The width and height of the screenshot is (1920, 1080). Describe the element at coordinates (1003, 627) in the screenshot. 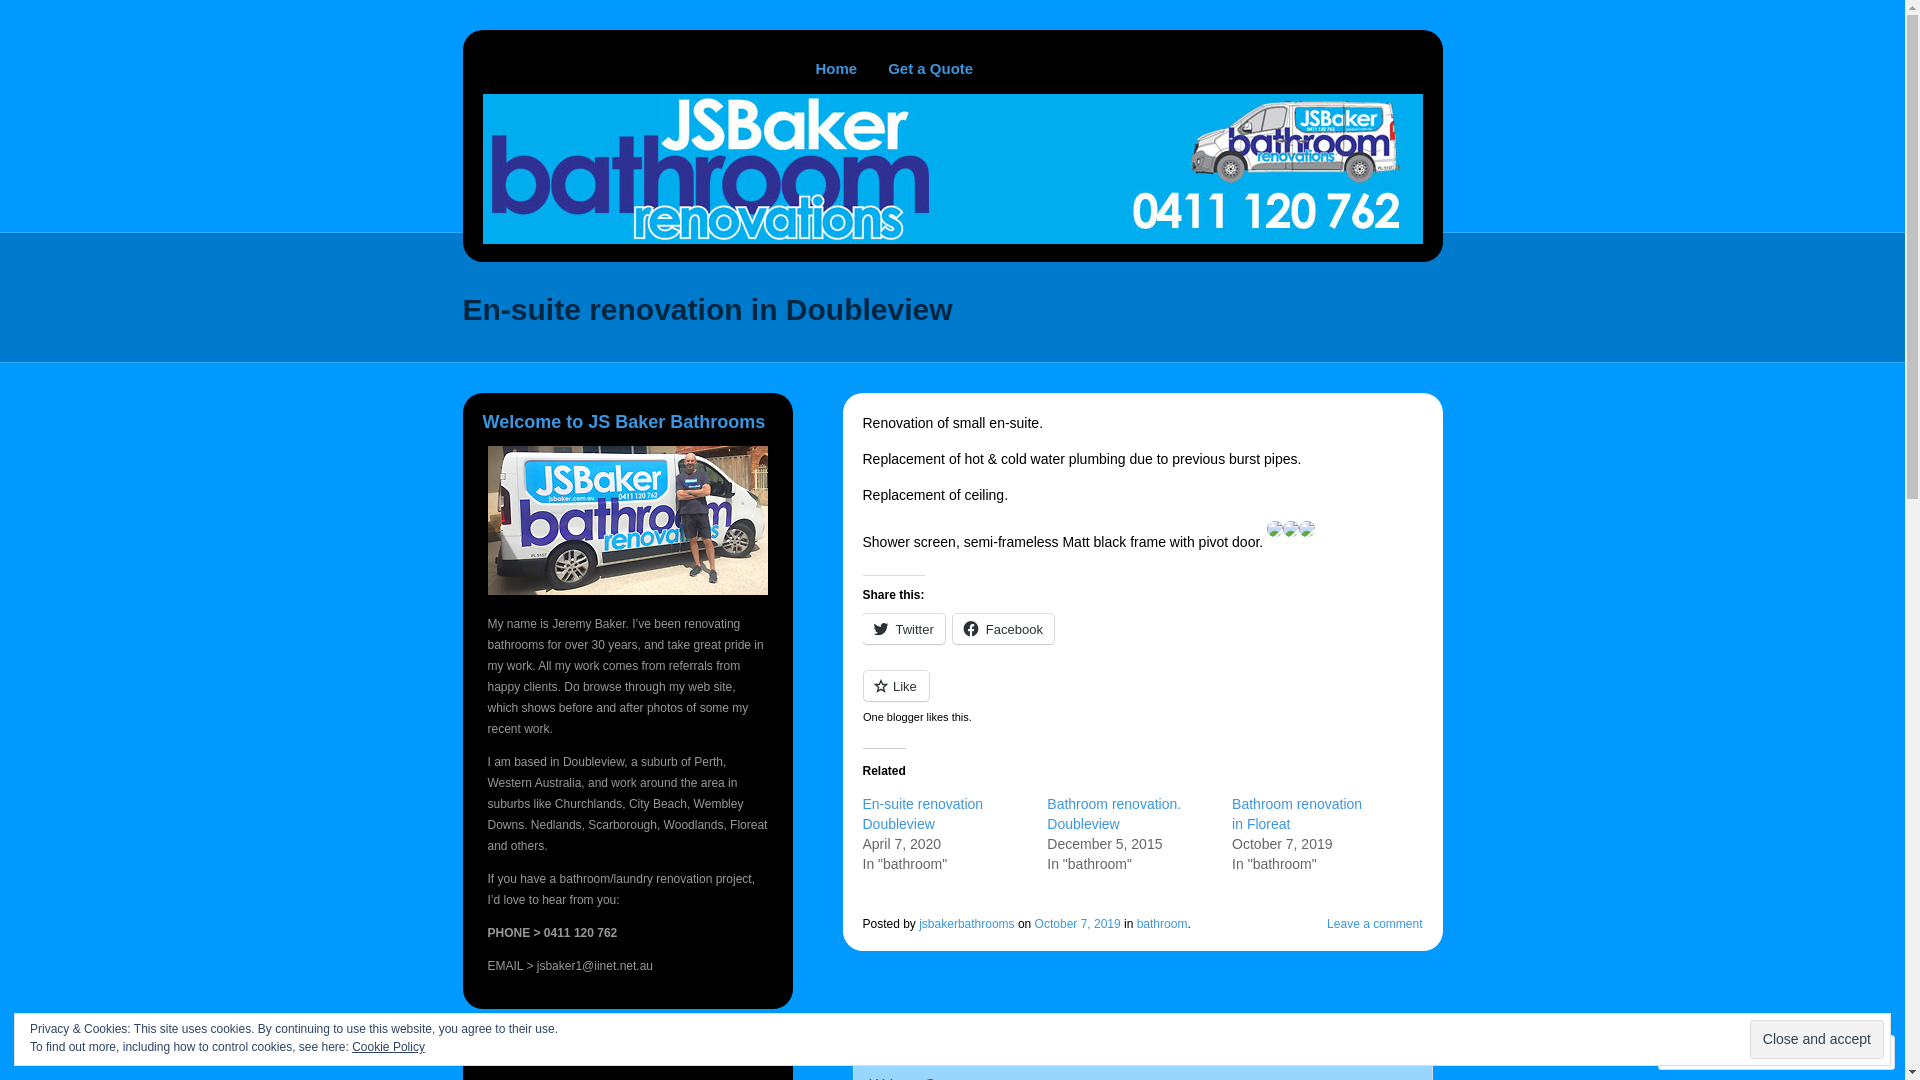

I see `'Facebook'` at that location.